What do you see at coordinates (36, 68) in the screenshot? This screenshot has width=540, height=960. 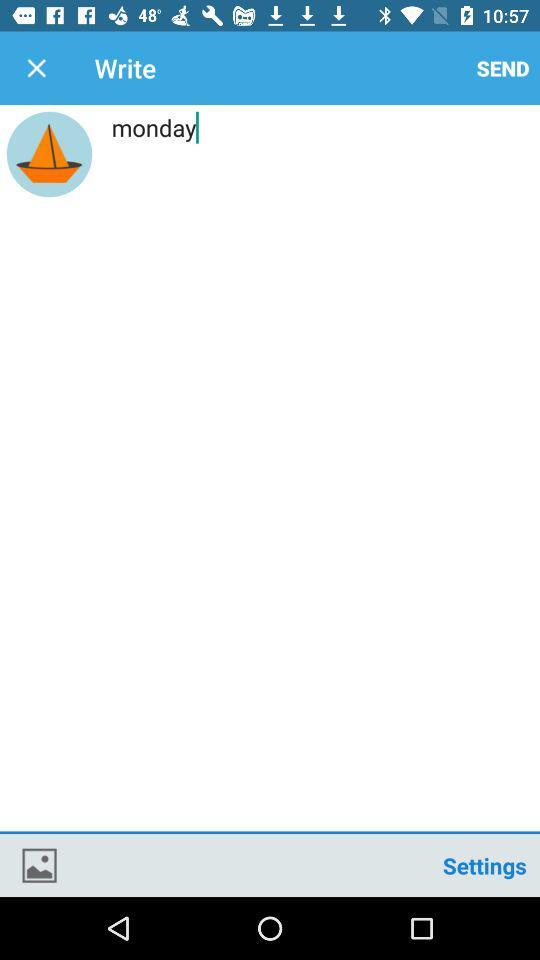 I see `icon to the left of write` at bounding box center [36, 68].